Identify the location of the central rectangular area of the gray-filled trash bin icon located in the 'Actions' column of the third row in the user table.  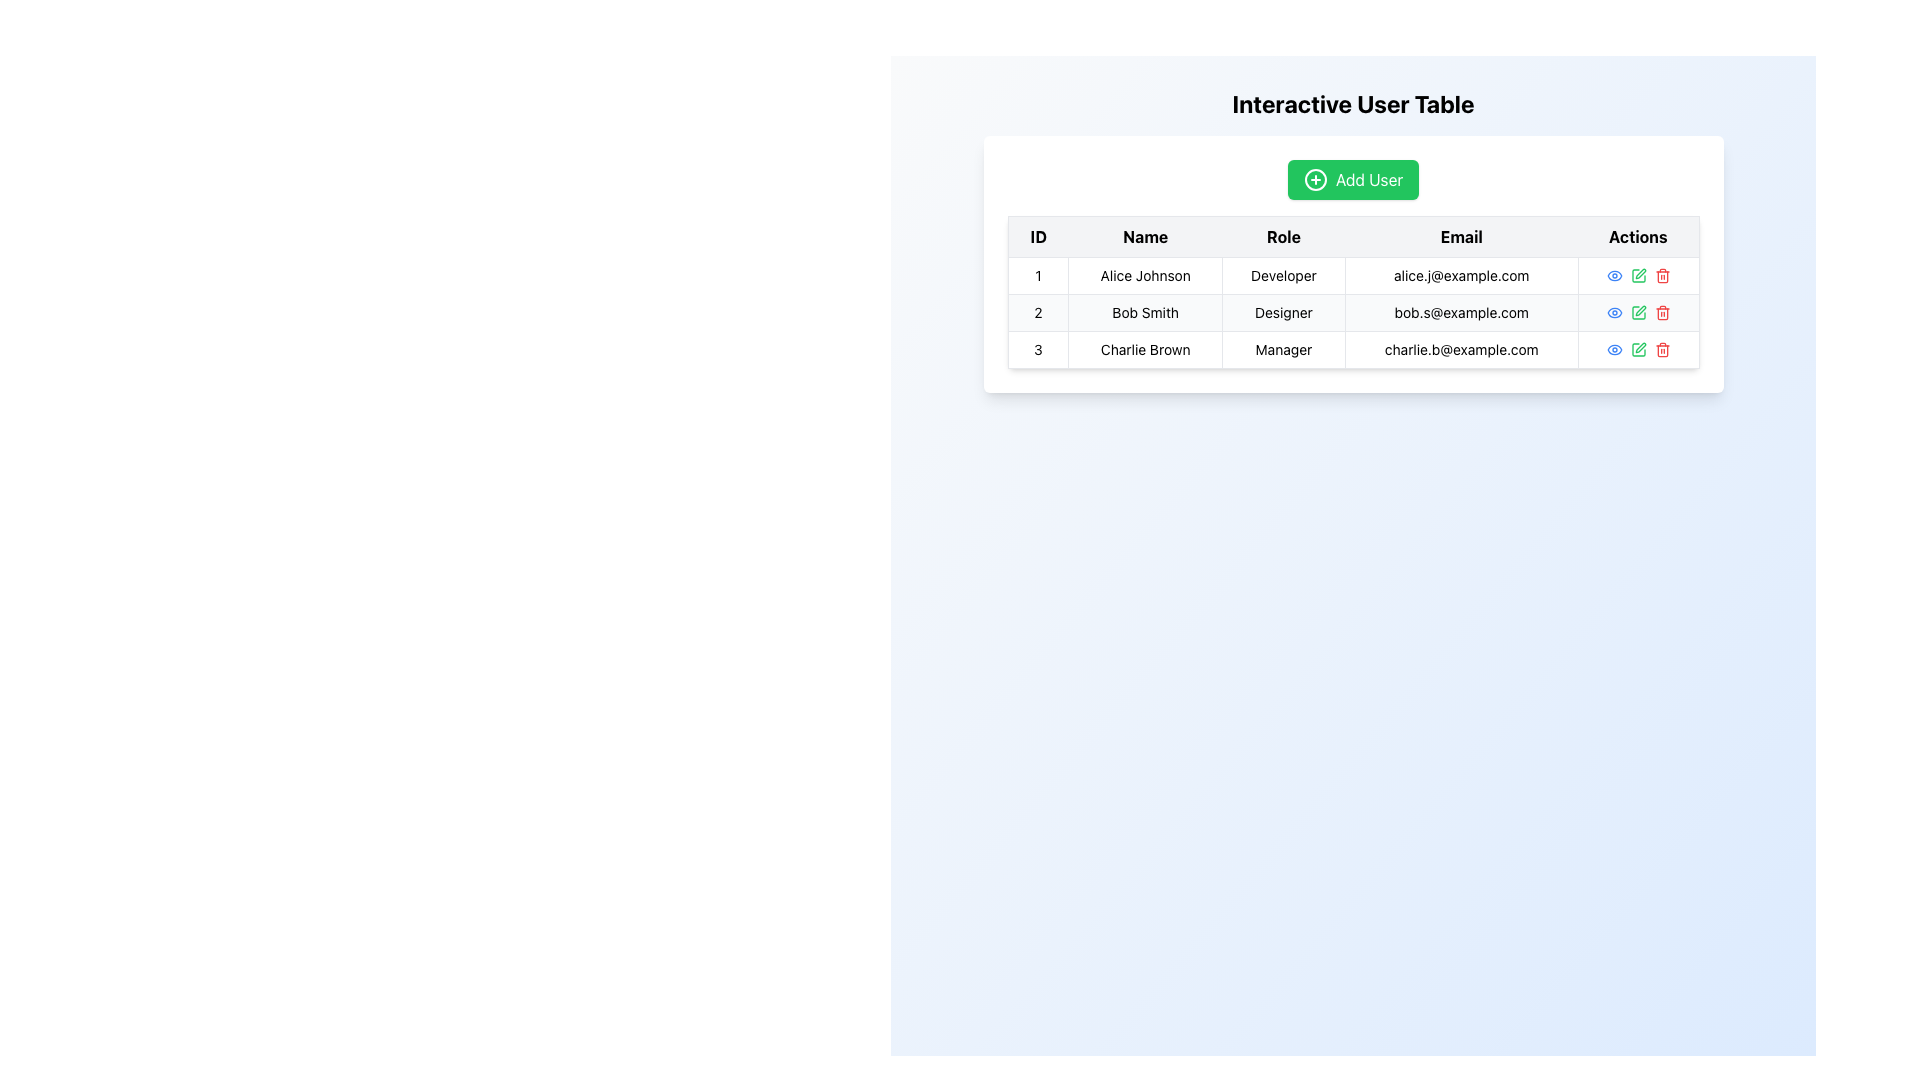
(1662, 350).